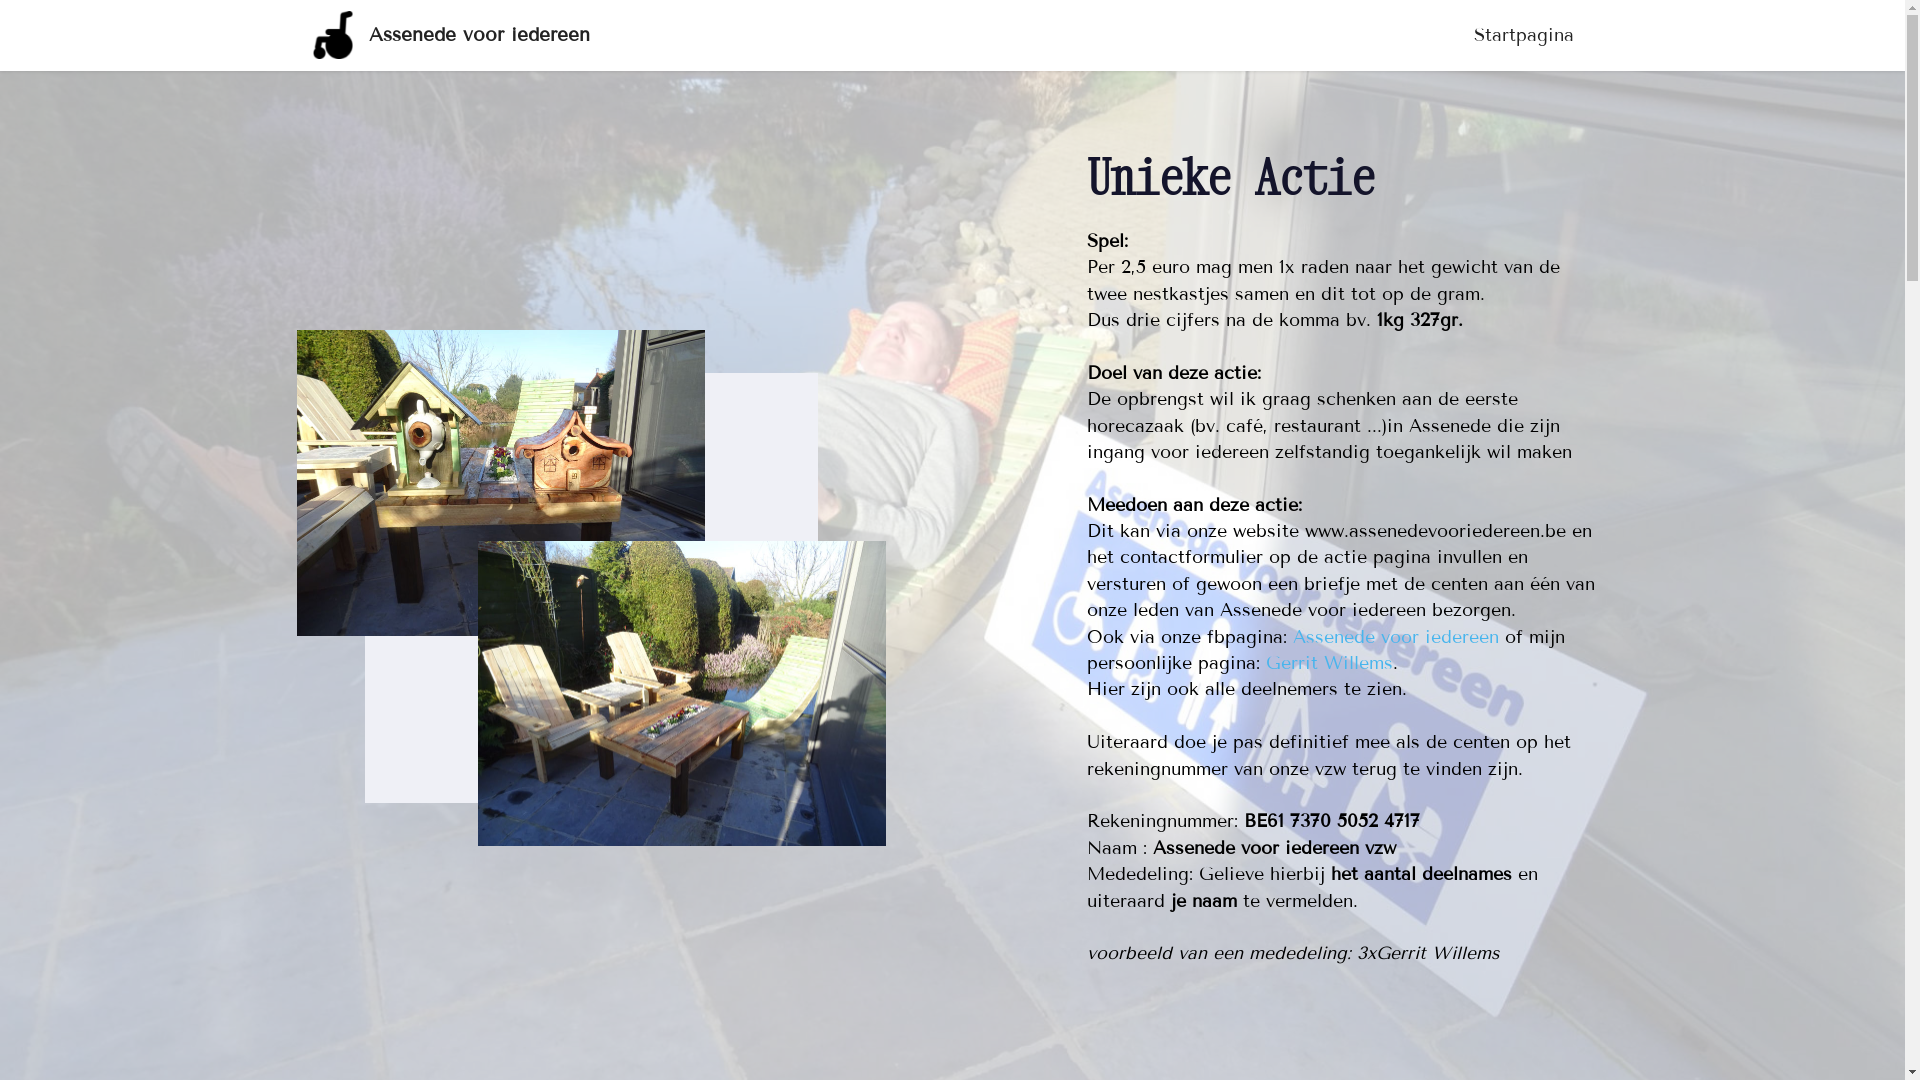 Image resolution: width=1920 pixels, height=1080 pixels. I want to click on 'Gerrit Willems', so click(1329, 663).